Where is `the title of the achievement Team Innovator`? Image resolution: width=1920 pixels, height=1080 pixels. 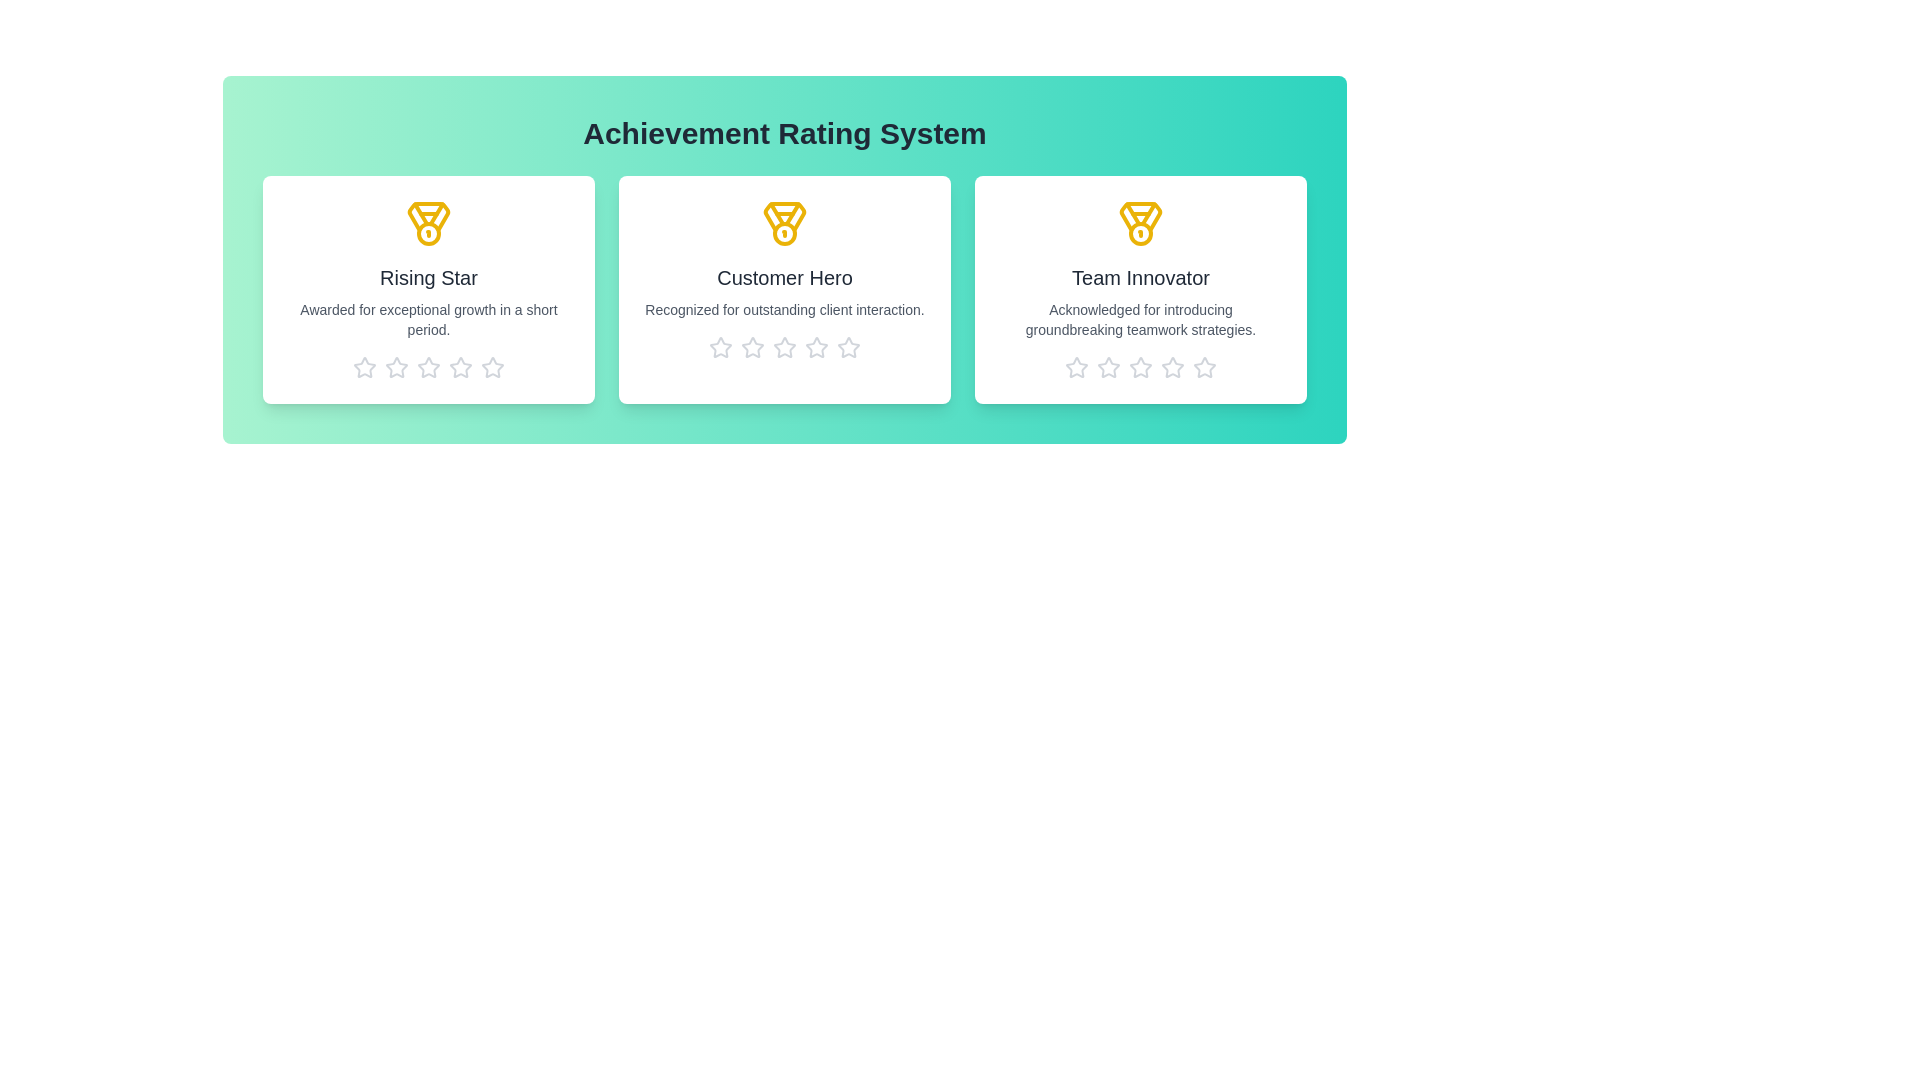
the title of the achievement Team Innovator is located at coordinates (1141, 277).